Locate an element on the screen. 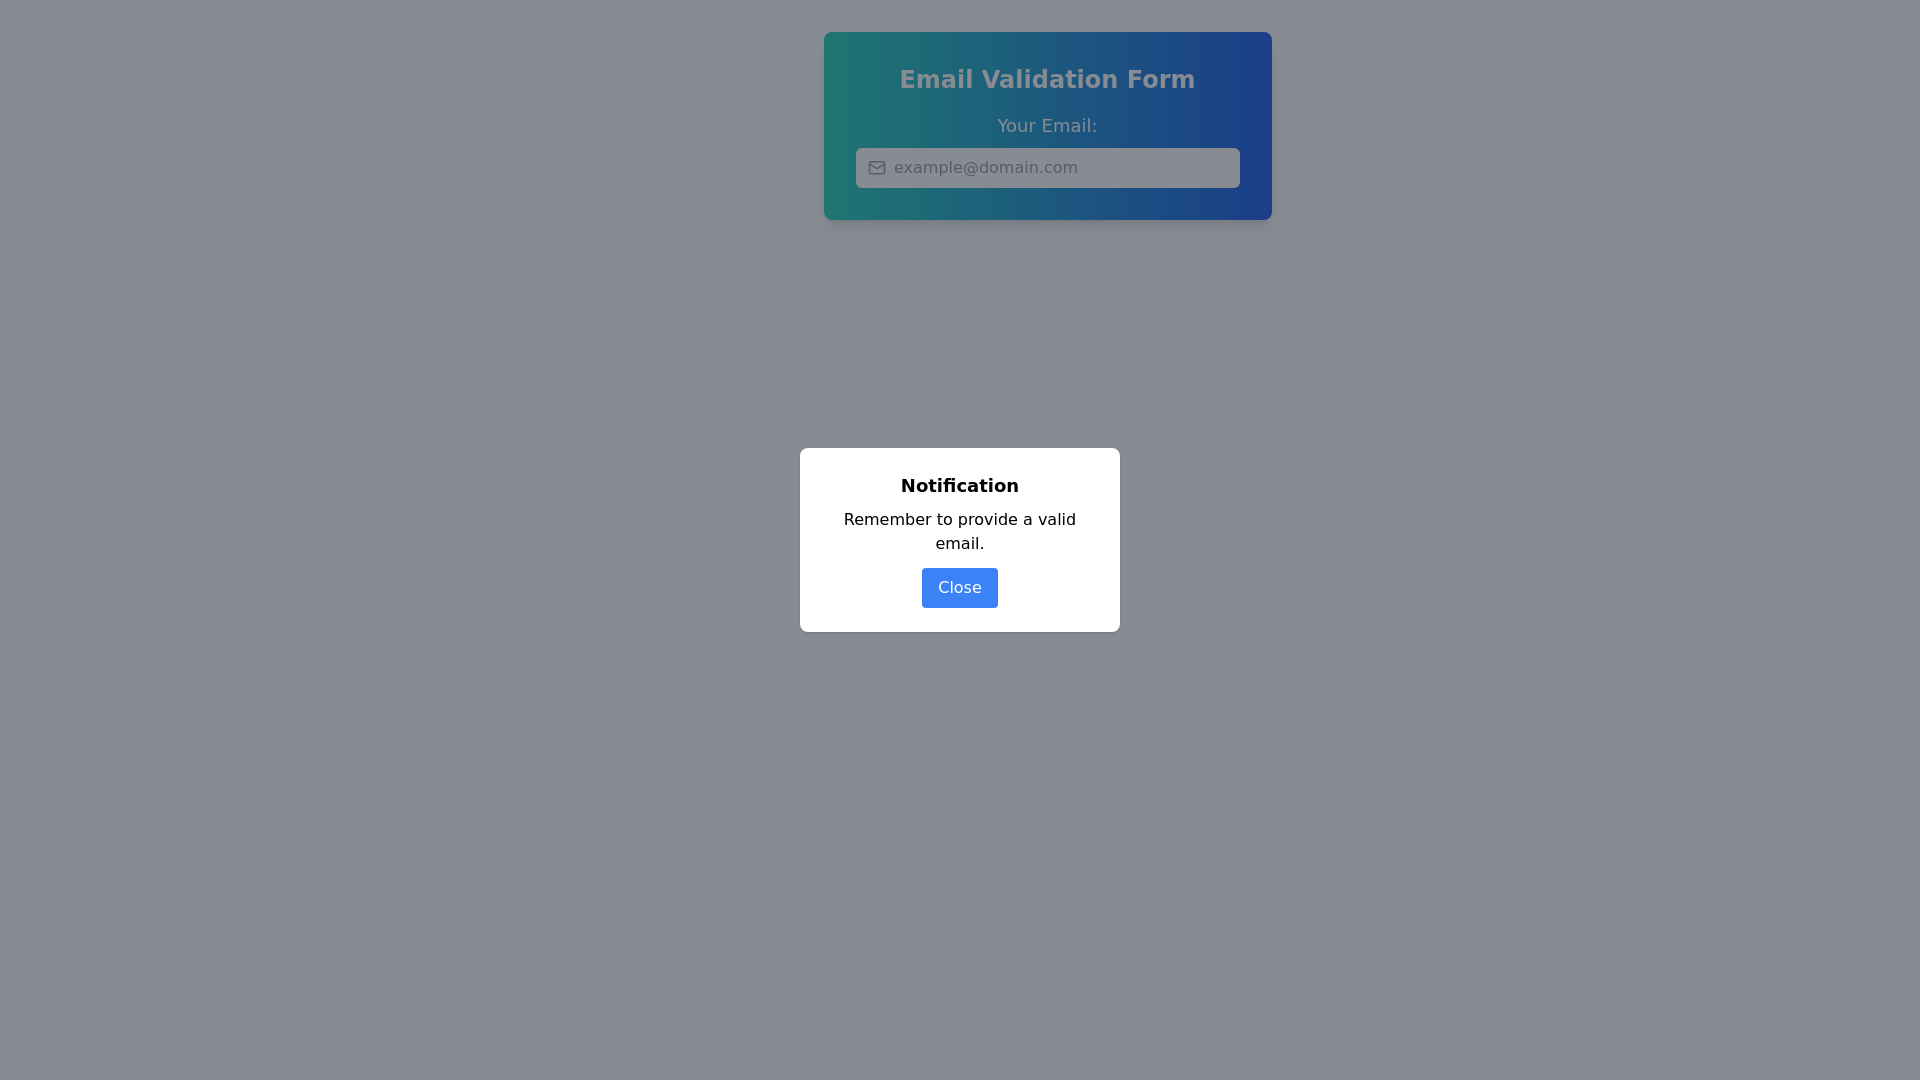  the static text label displaying 'Your Email:' which is positioned at the top of the interface within the 'Email Validation Form' section is located at coordinates (1046, 126).